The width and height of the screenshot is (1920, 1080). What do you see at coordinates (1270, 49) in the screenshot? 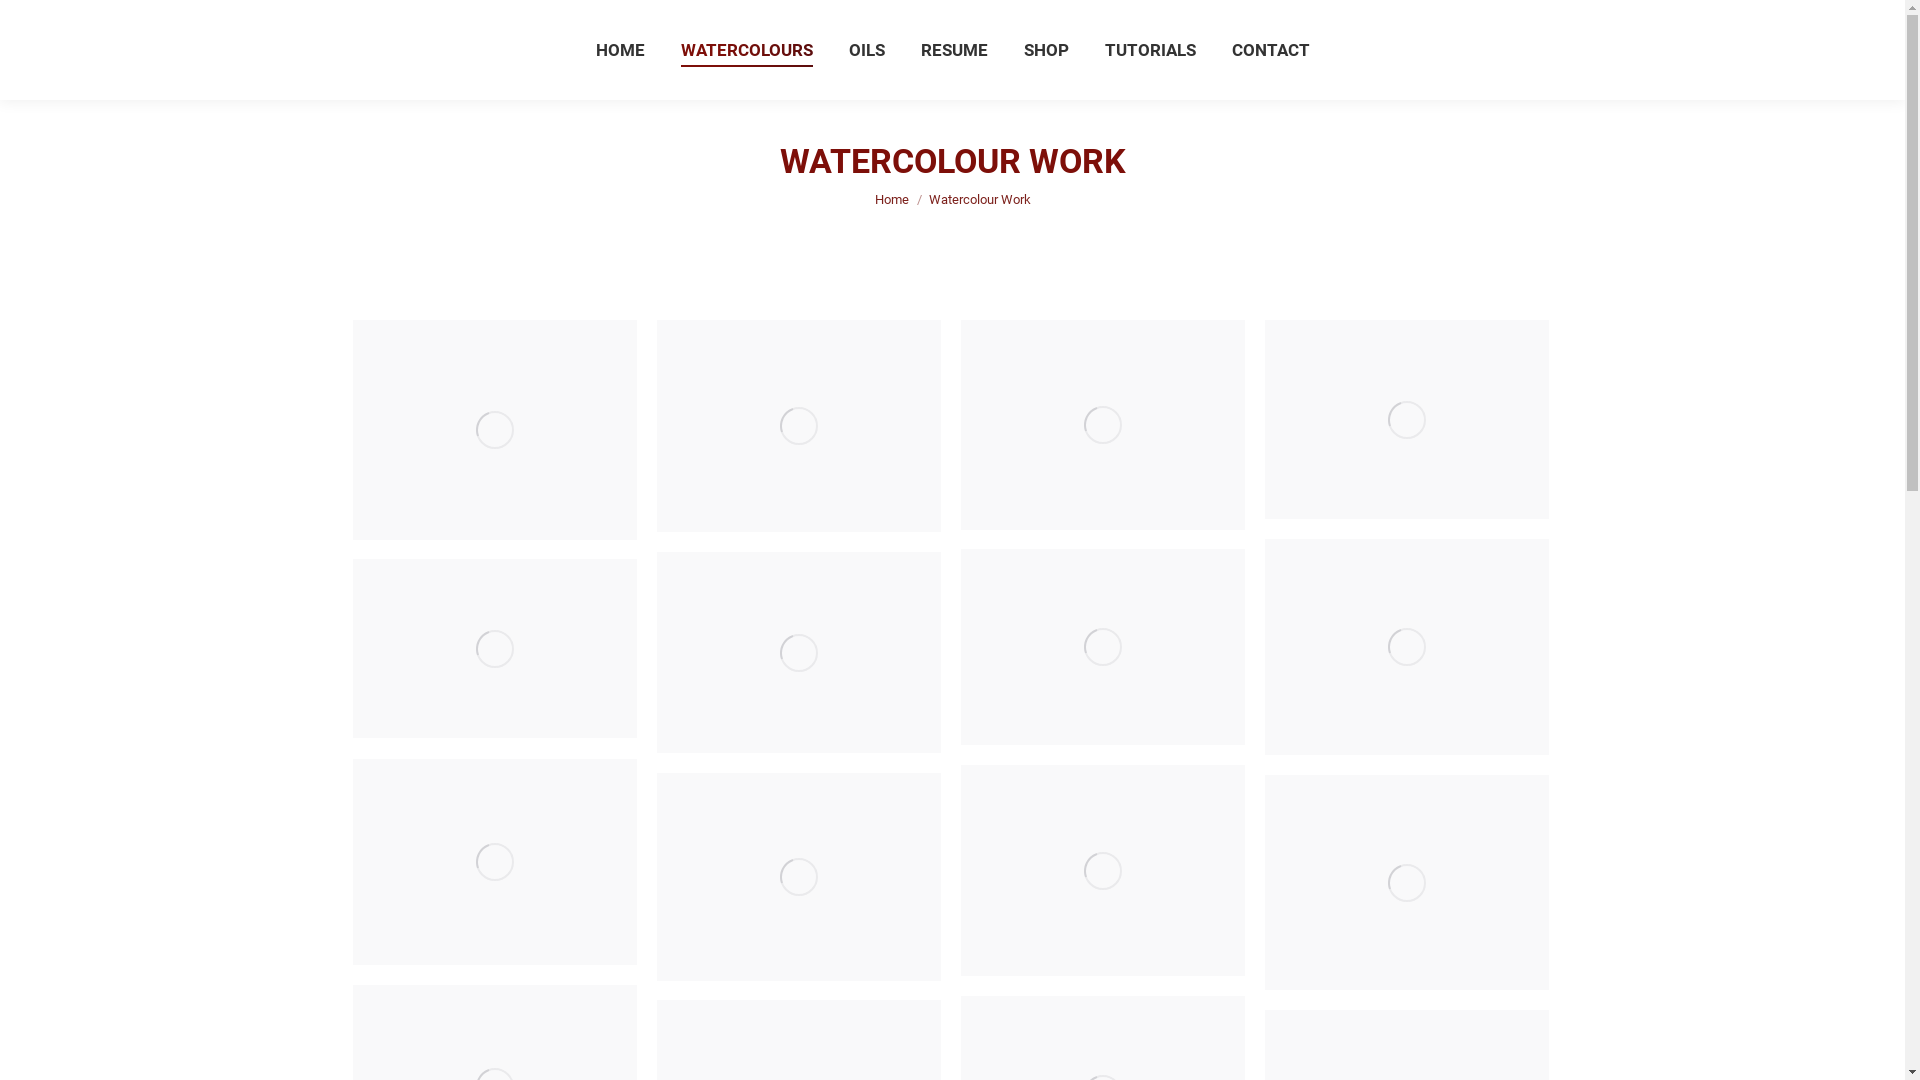
I see `'CONTACT'` at bounding box center [1270, 49].